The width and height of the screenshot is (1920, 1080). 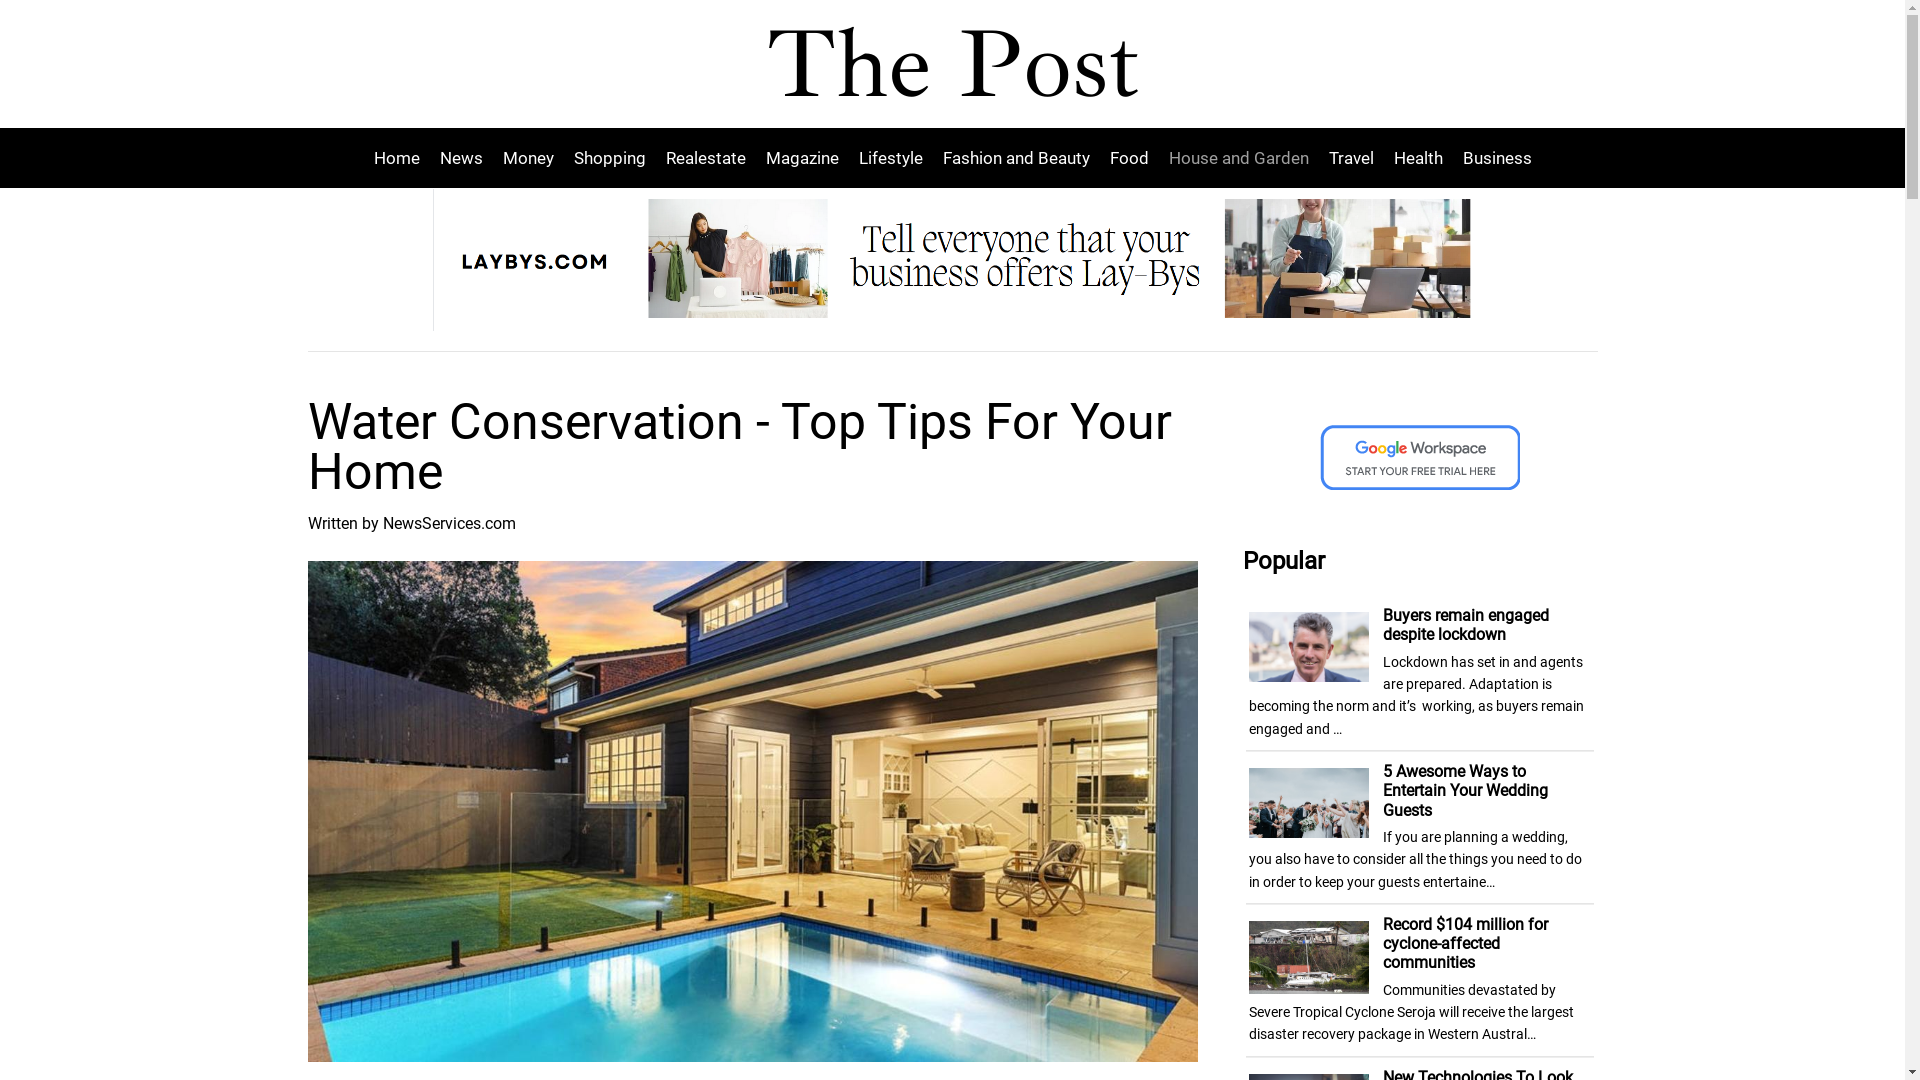 What do you see at coordinates (1098, 157) in the screenshot?
I see `'Food'` at bounding box center [1098, 157].